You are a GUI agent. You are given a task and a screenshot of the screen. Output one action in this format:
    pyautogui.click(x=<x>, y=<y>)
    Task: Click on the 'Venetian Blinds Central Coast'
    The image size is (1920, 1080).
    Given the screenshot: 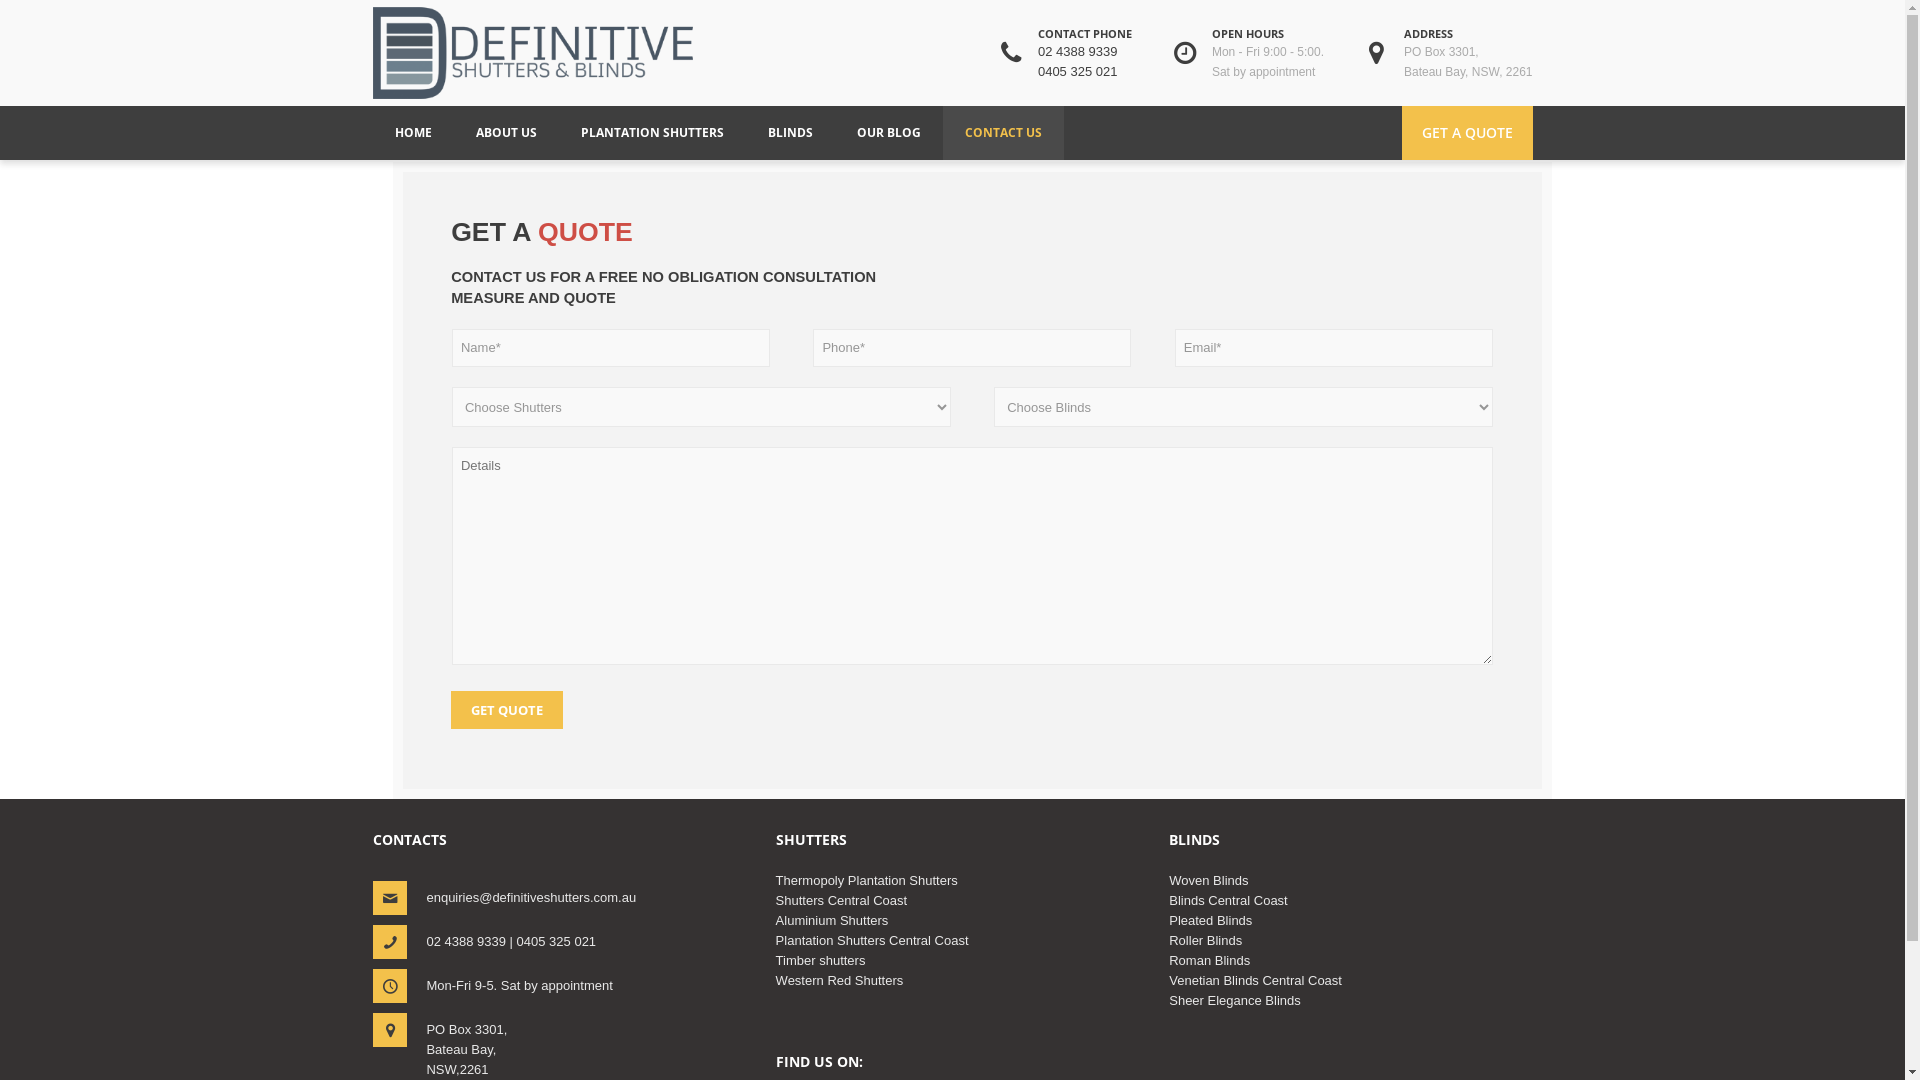 What is the action you would take?
    pyautogui.click(x=1254, y=979)
    